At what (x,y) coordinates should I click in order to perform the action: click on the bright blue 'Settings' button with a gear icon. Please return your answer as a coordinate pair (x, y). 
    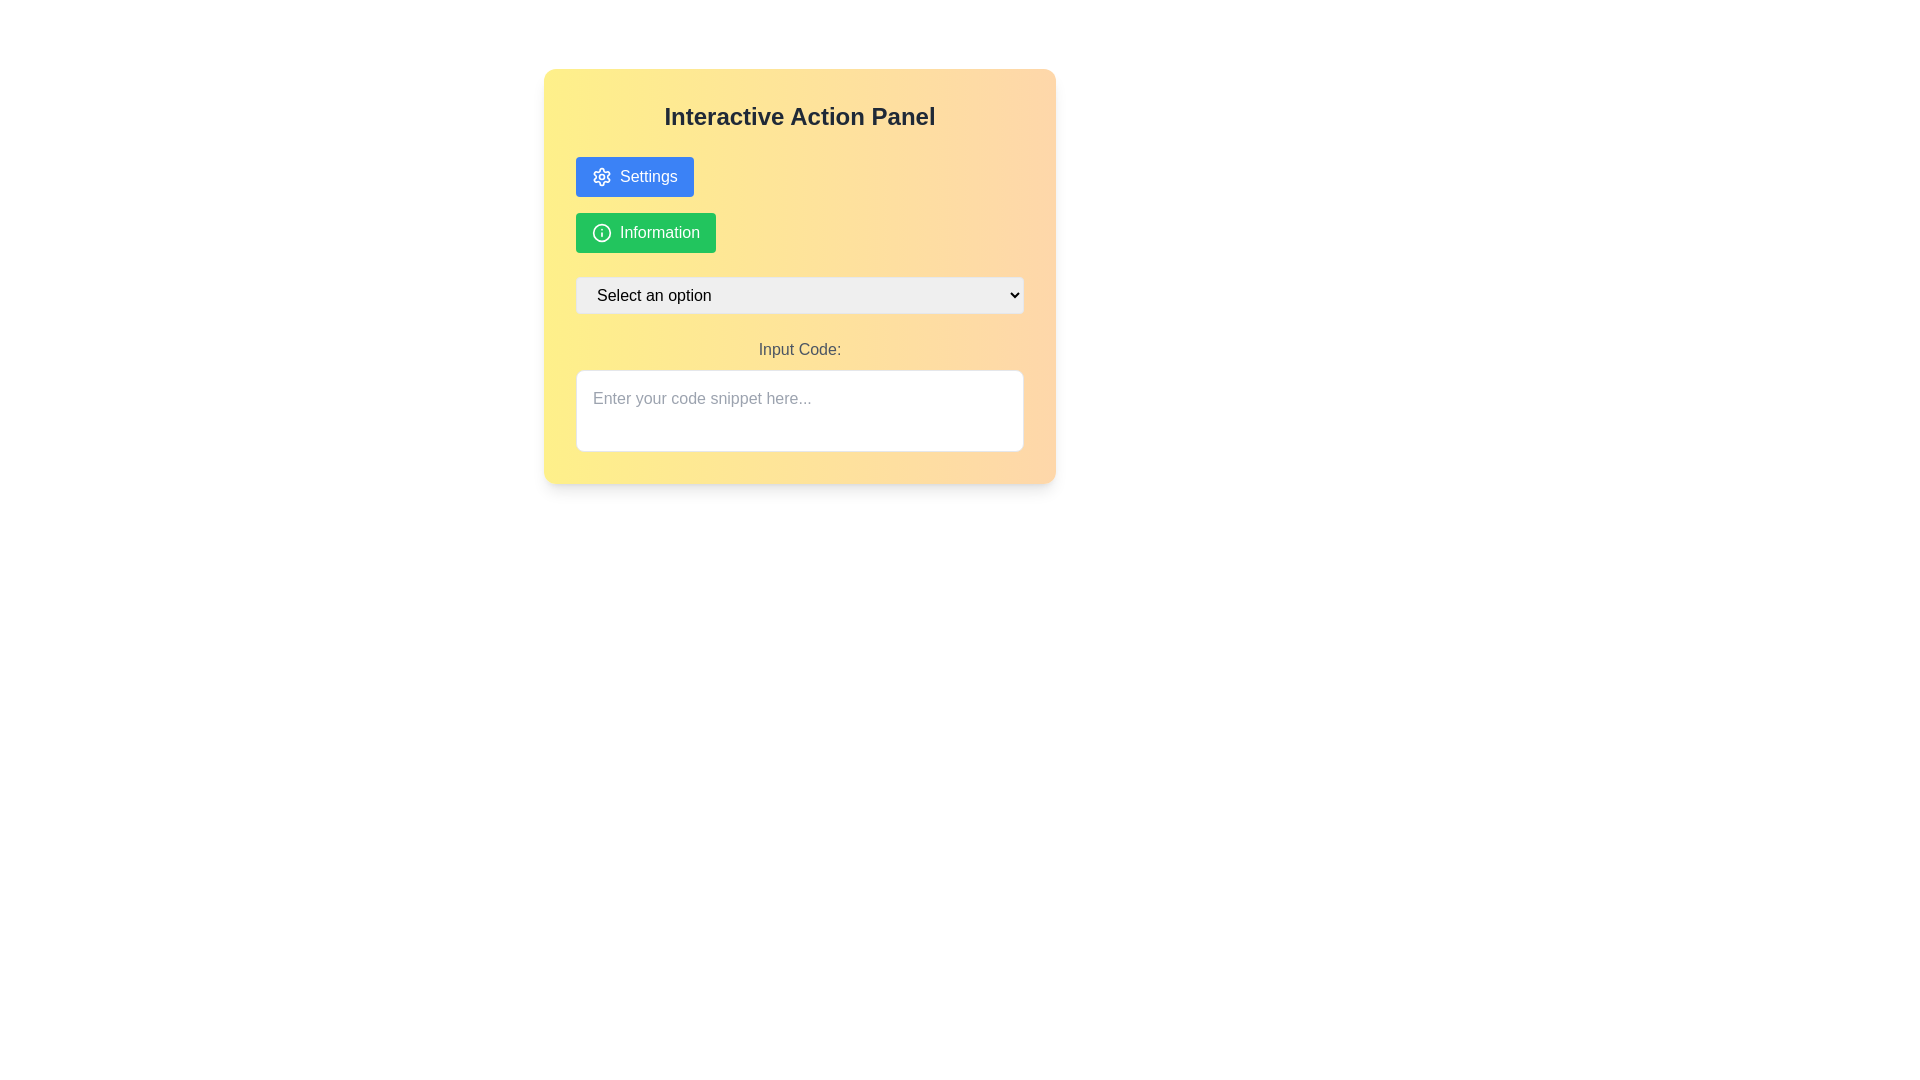
    Looking at the image, I should click on (633, 176).